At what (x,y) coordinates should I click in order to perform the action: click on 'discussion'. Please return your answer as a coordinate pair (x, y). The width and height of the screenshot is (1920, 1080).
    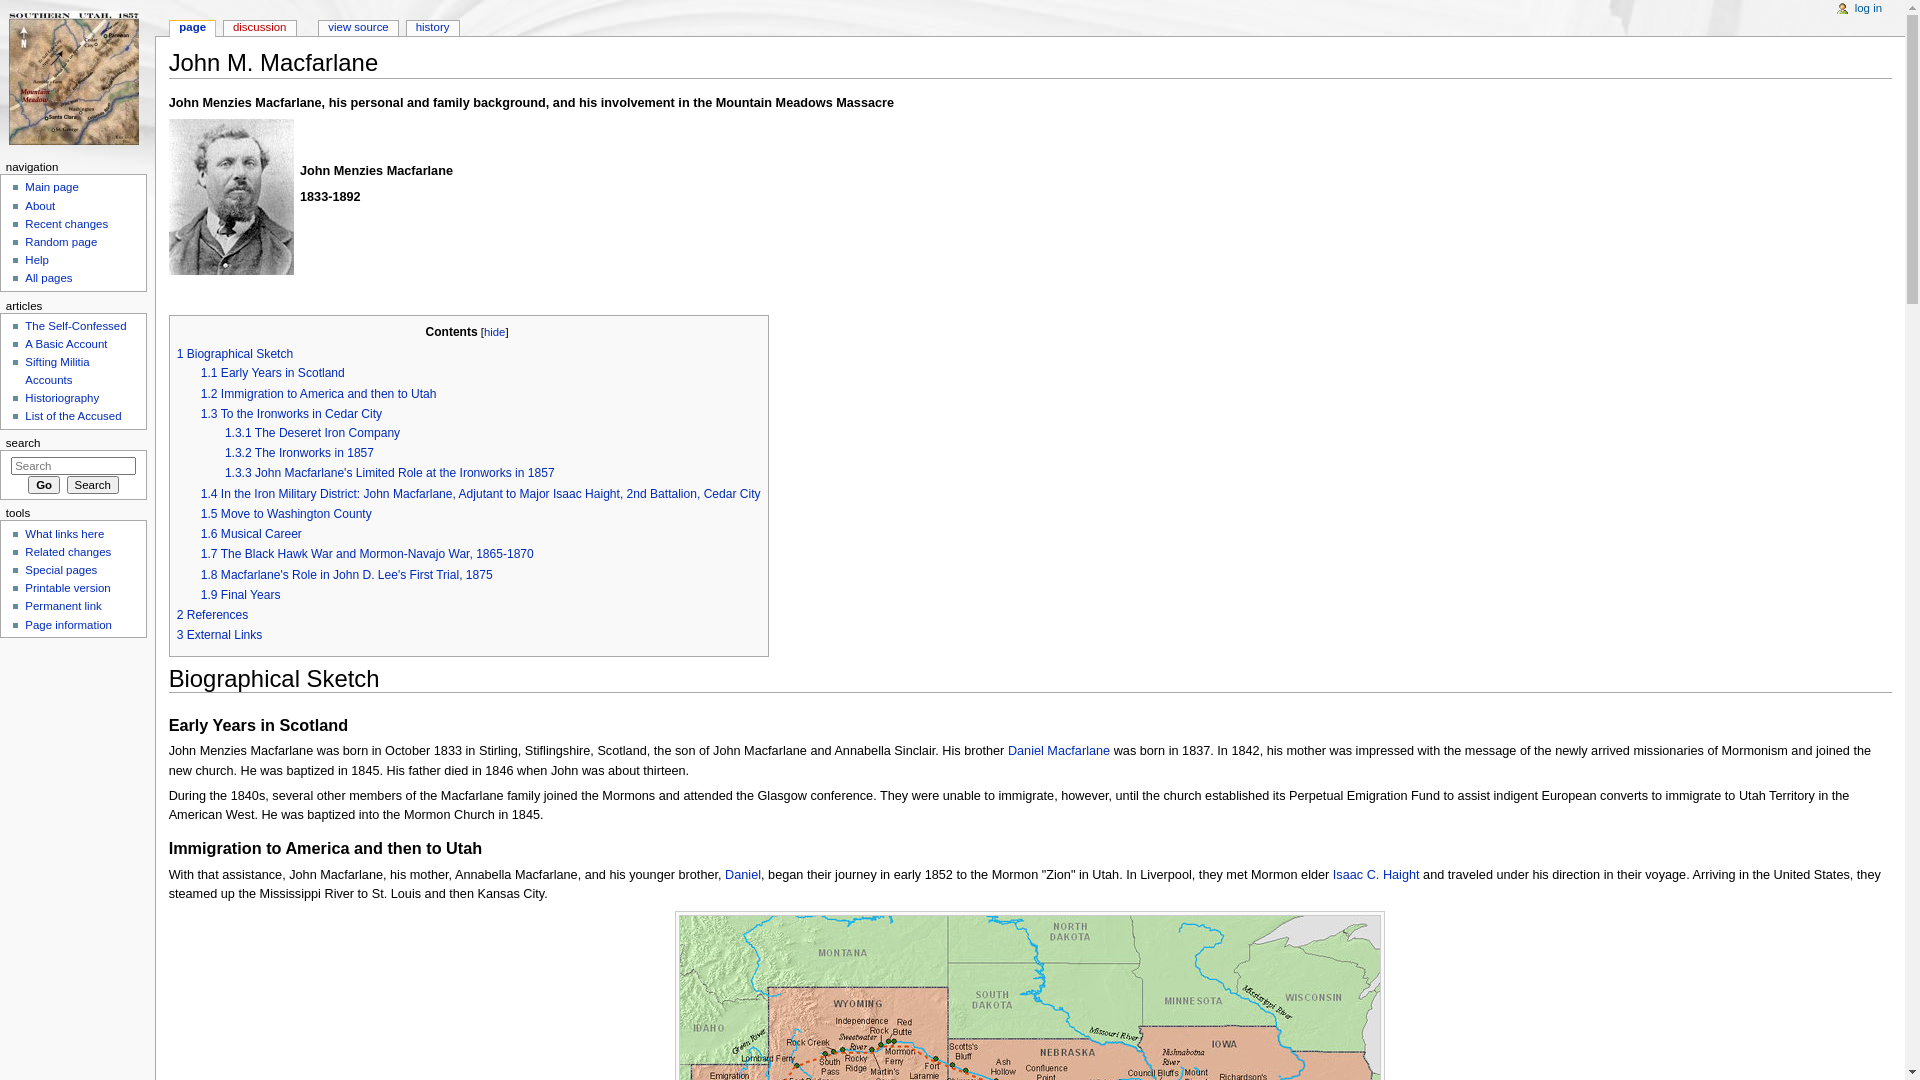
    Looking at the image, I should click on (258, 28).